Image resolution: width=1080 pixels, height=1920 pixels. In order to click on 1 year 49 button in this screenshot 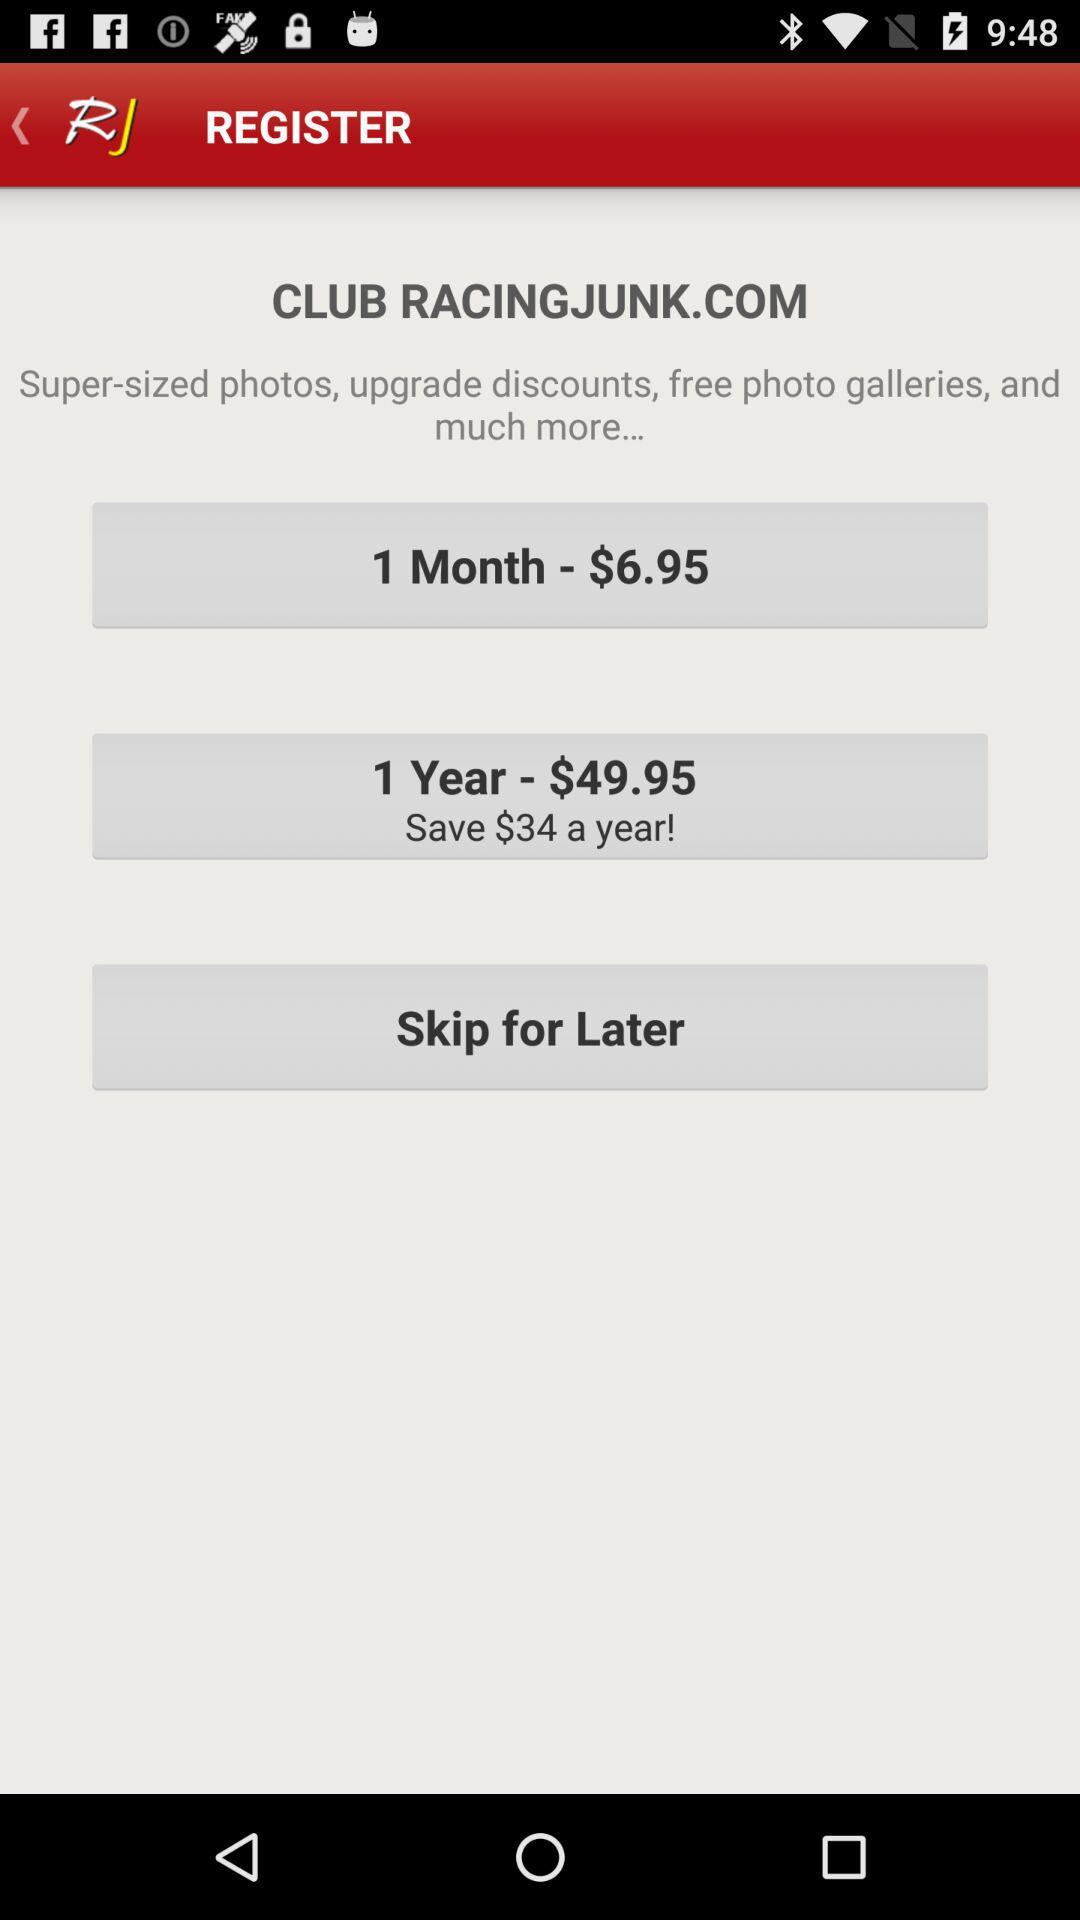, I will do `click(540, 795)`.